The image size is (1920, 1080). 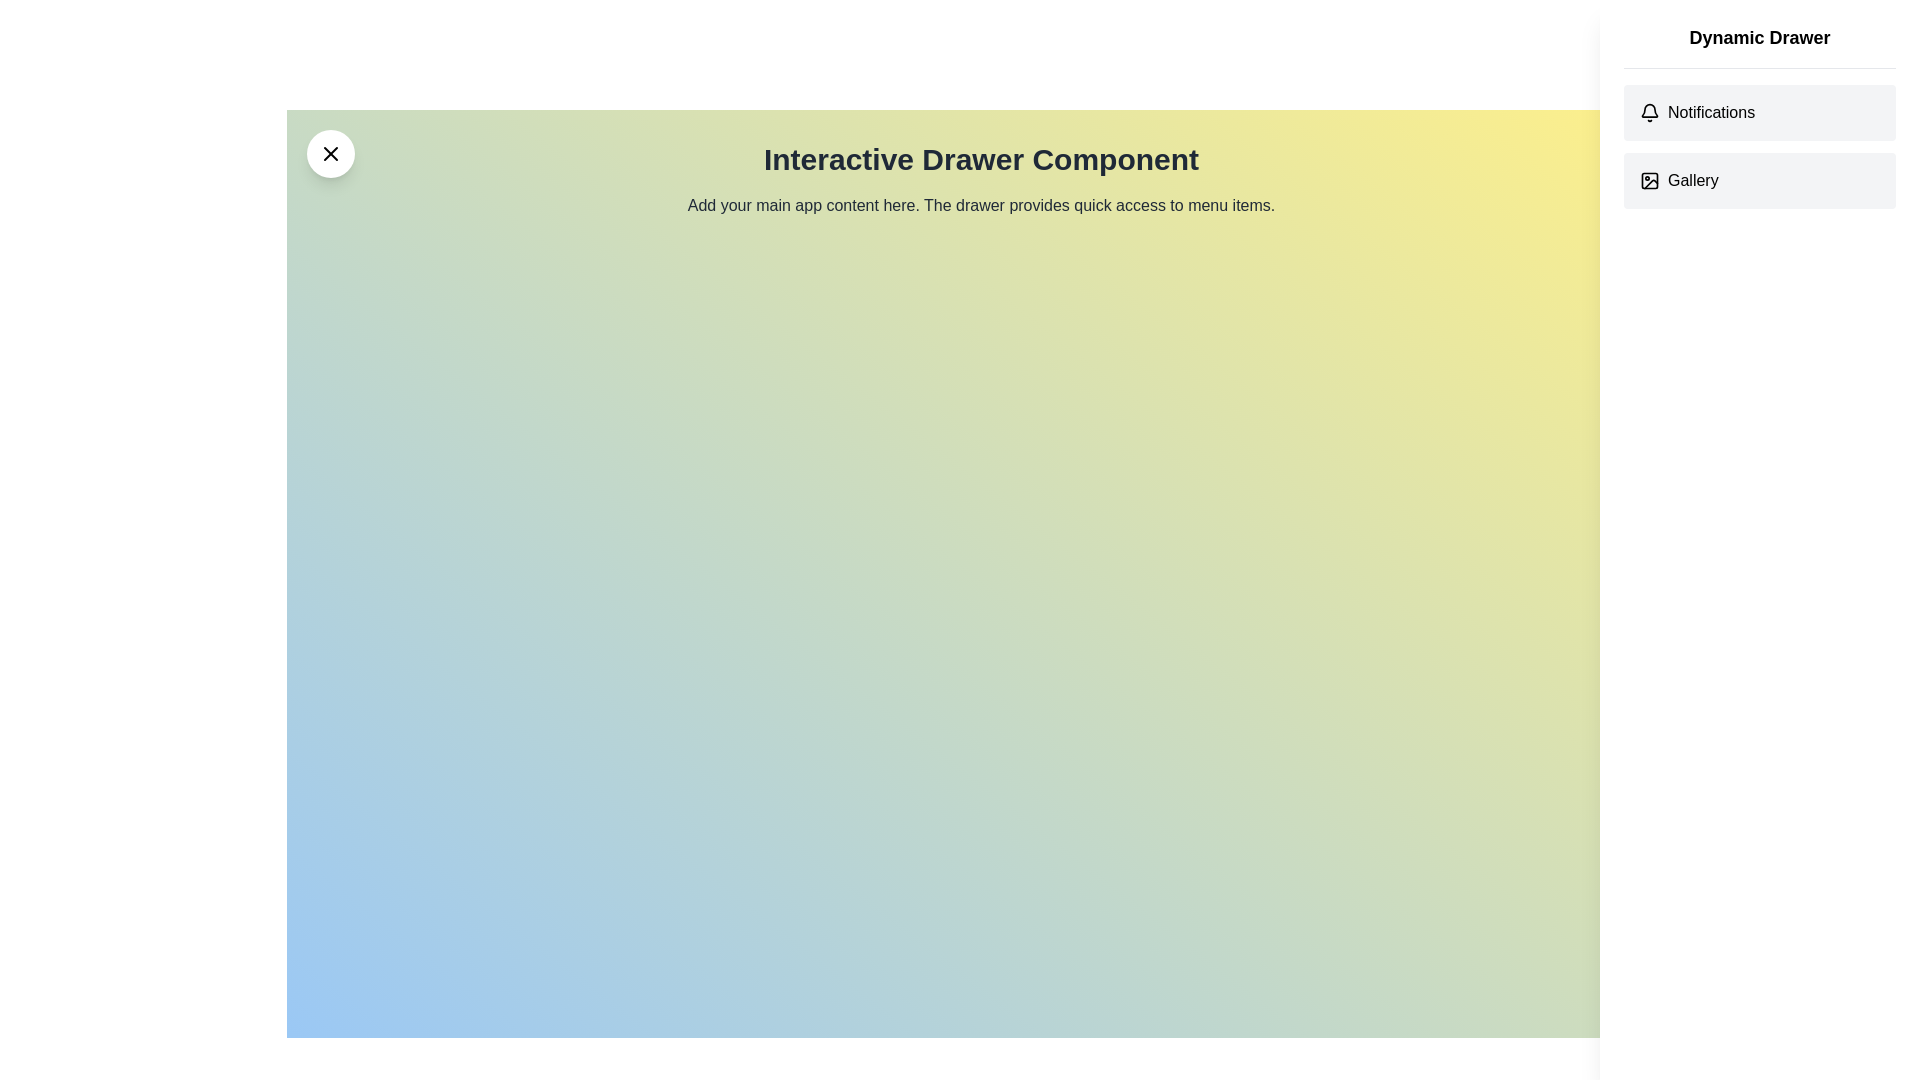 I want to click on the icon in the drawer menu representing the 'Gallery' functionality, located in the middle-right section next to the text item labeled 'Gallery', so click(x=1650, y=181).